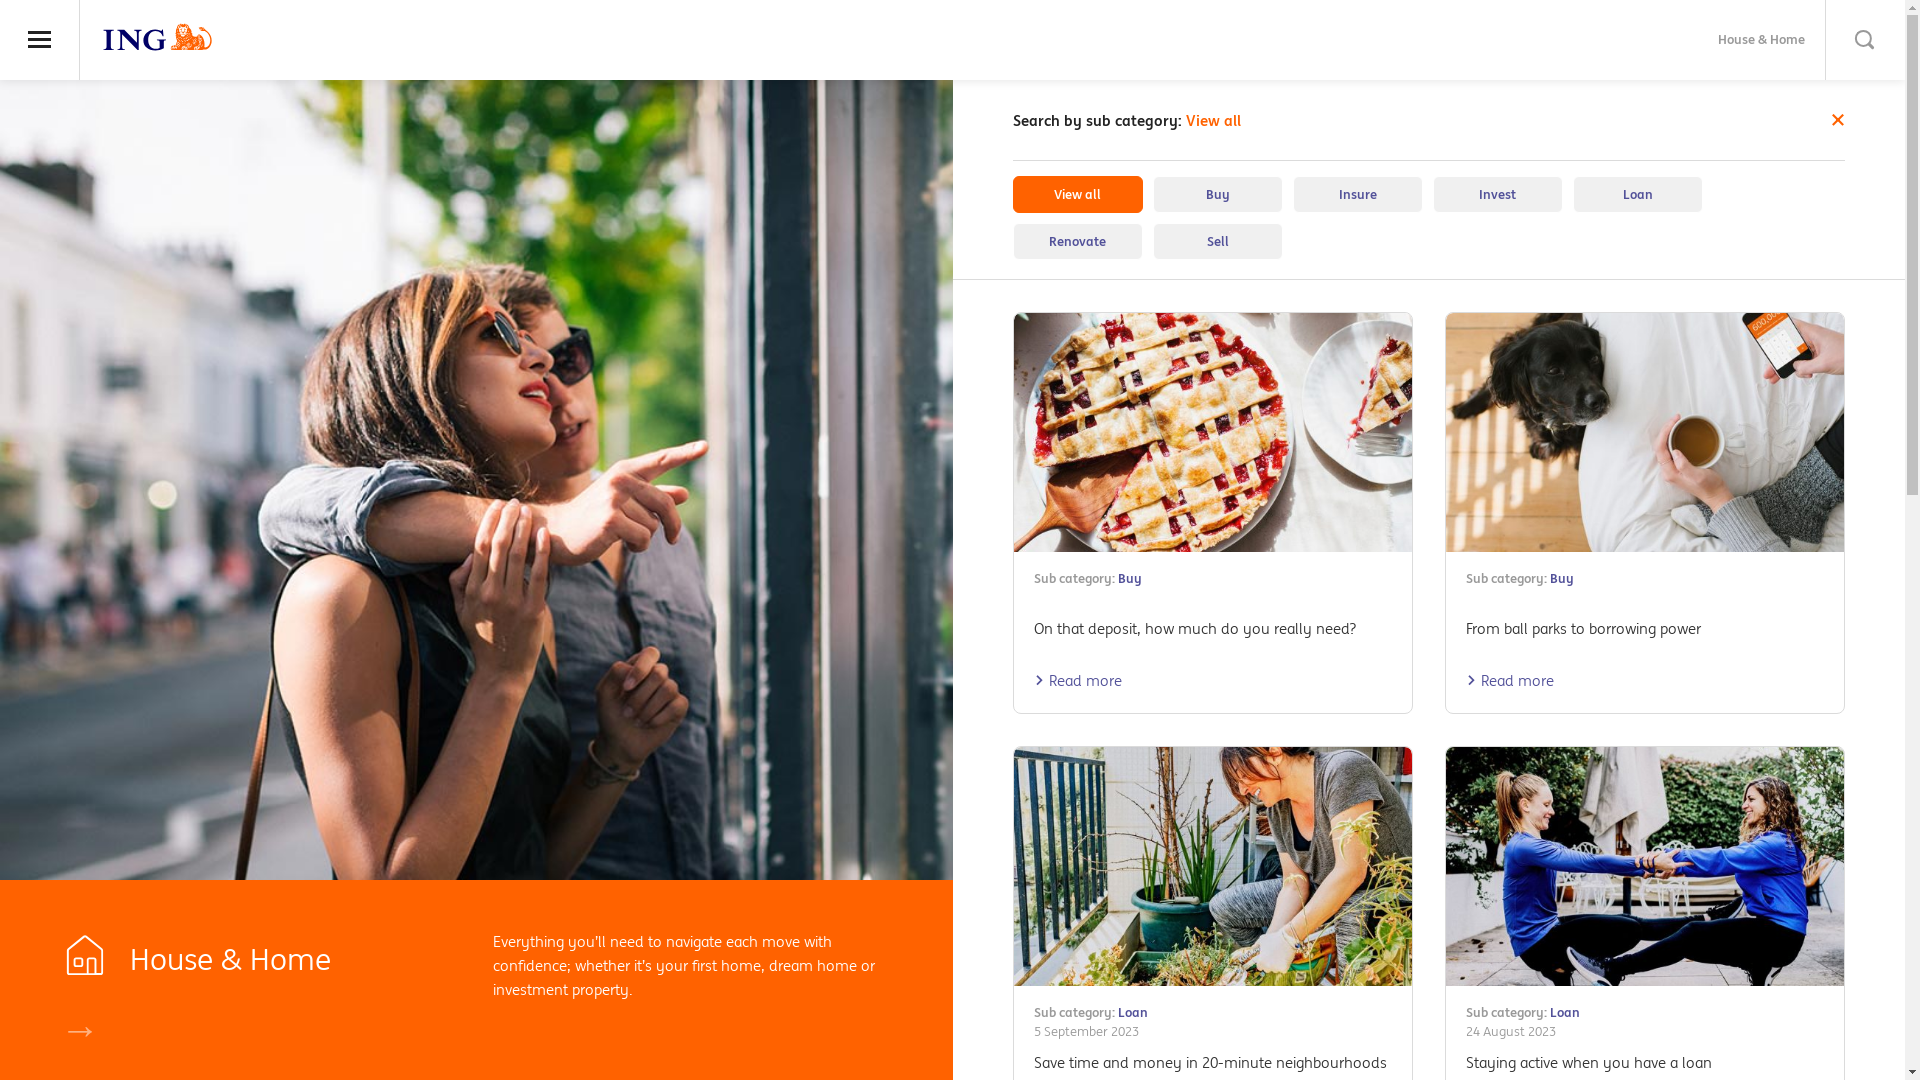  Describe the element at coordinates (1075, 240) in the screenshot. I see `'Renovate'` at that location.